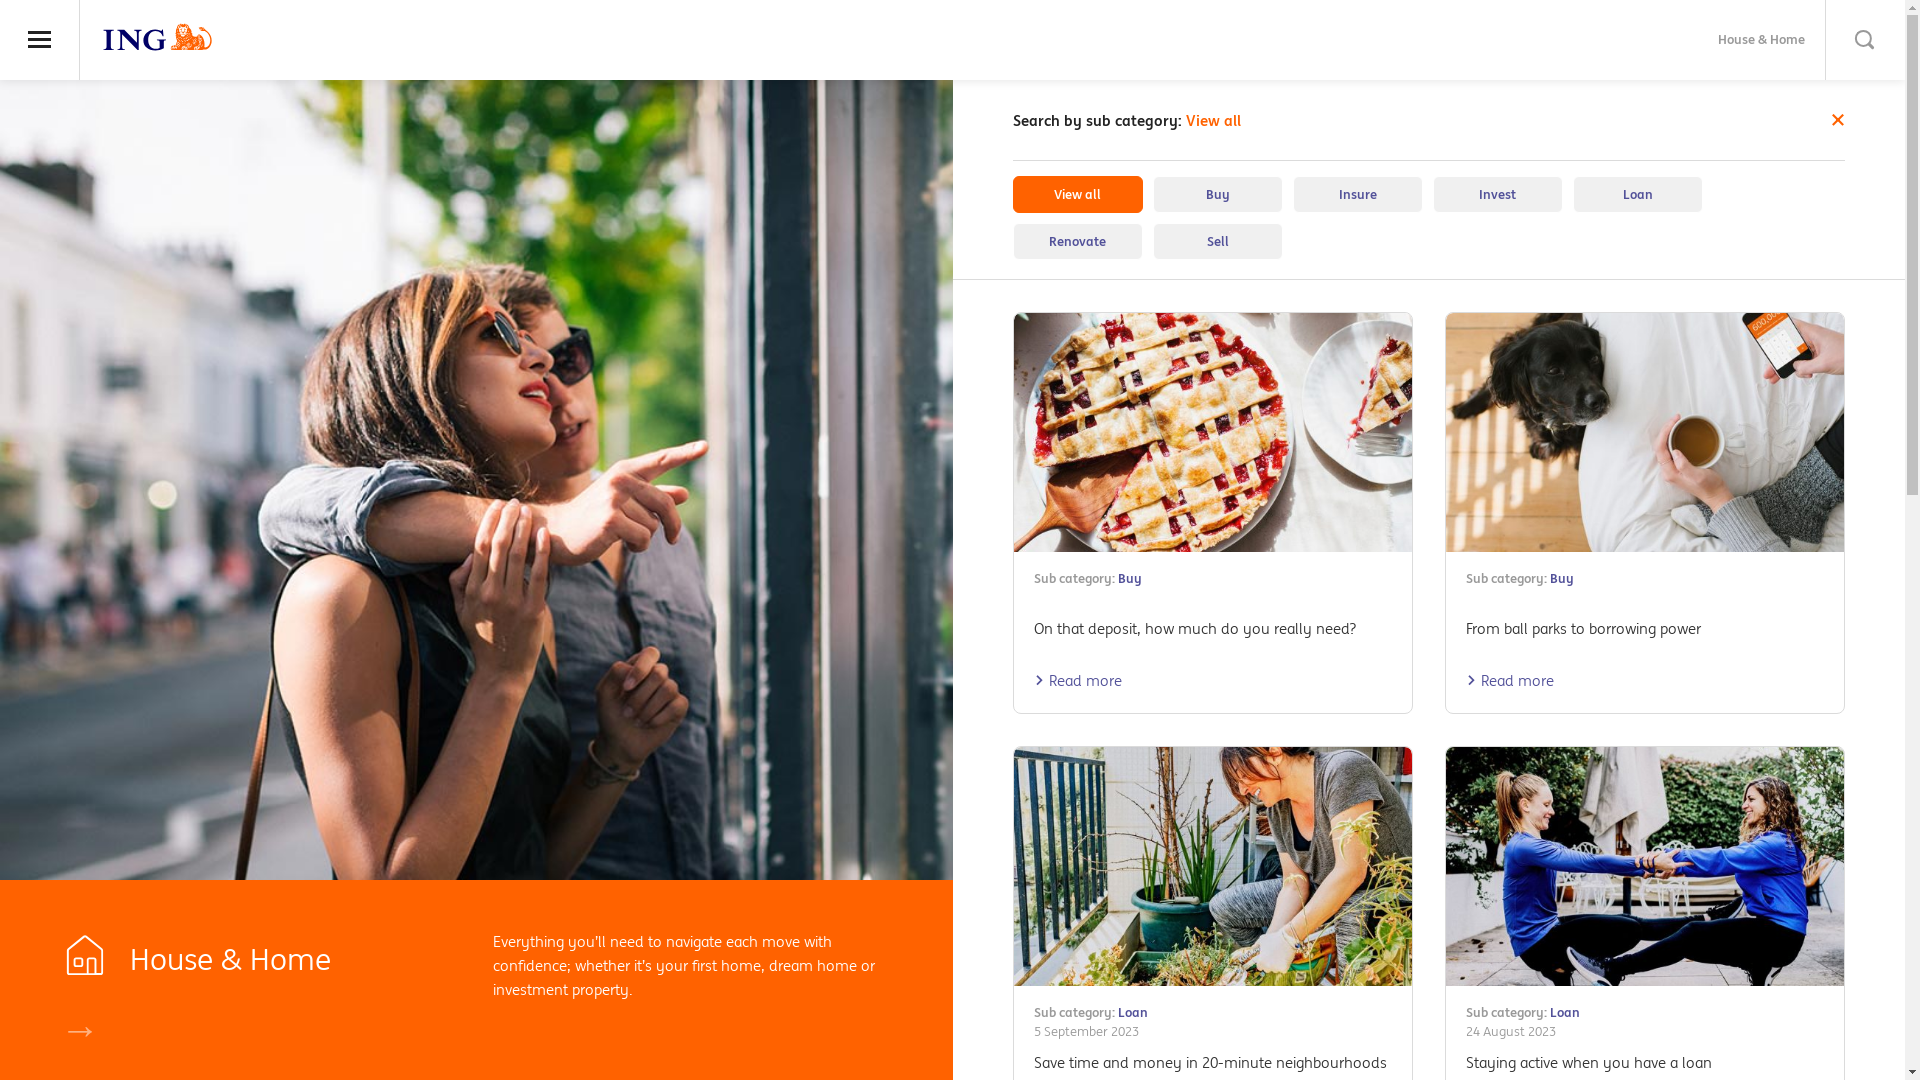  Describe the element at coordinates (1075, 240) in the screenshot. I see `'Renovate'` at that location.